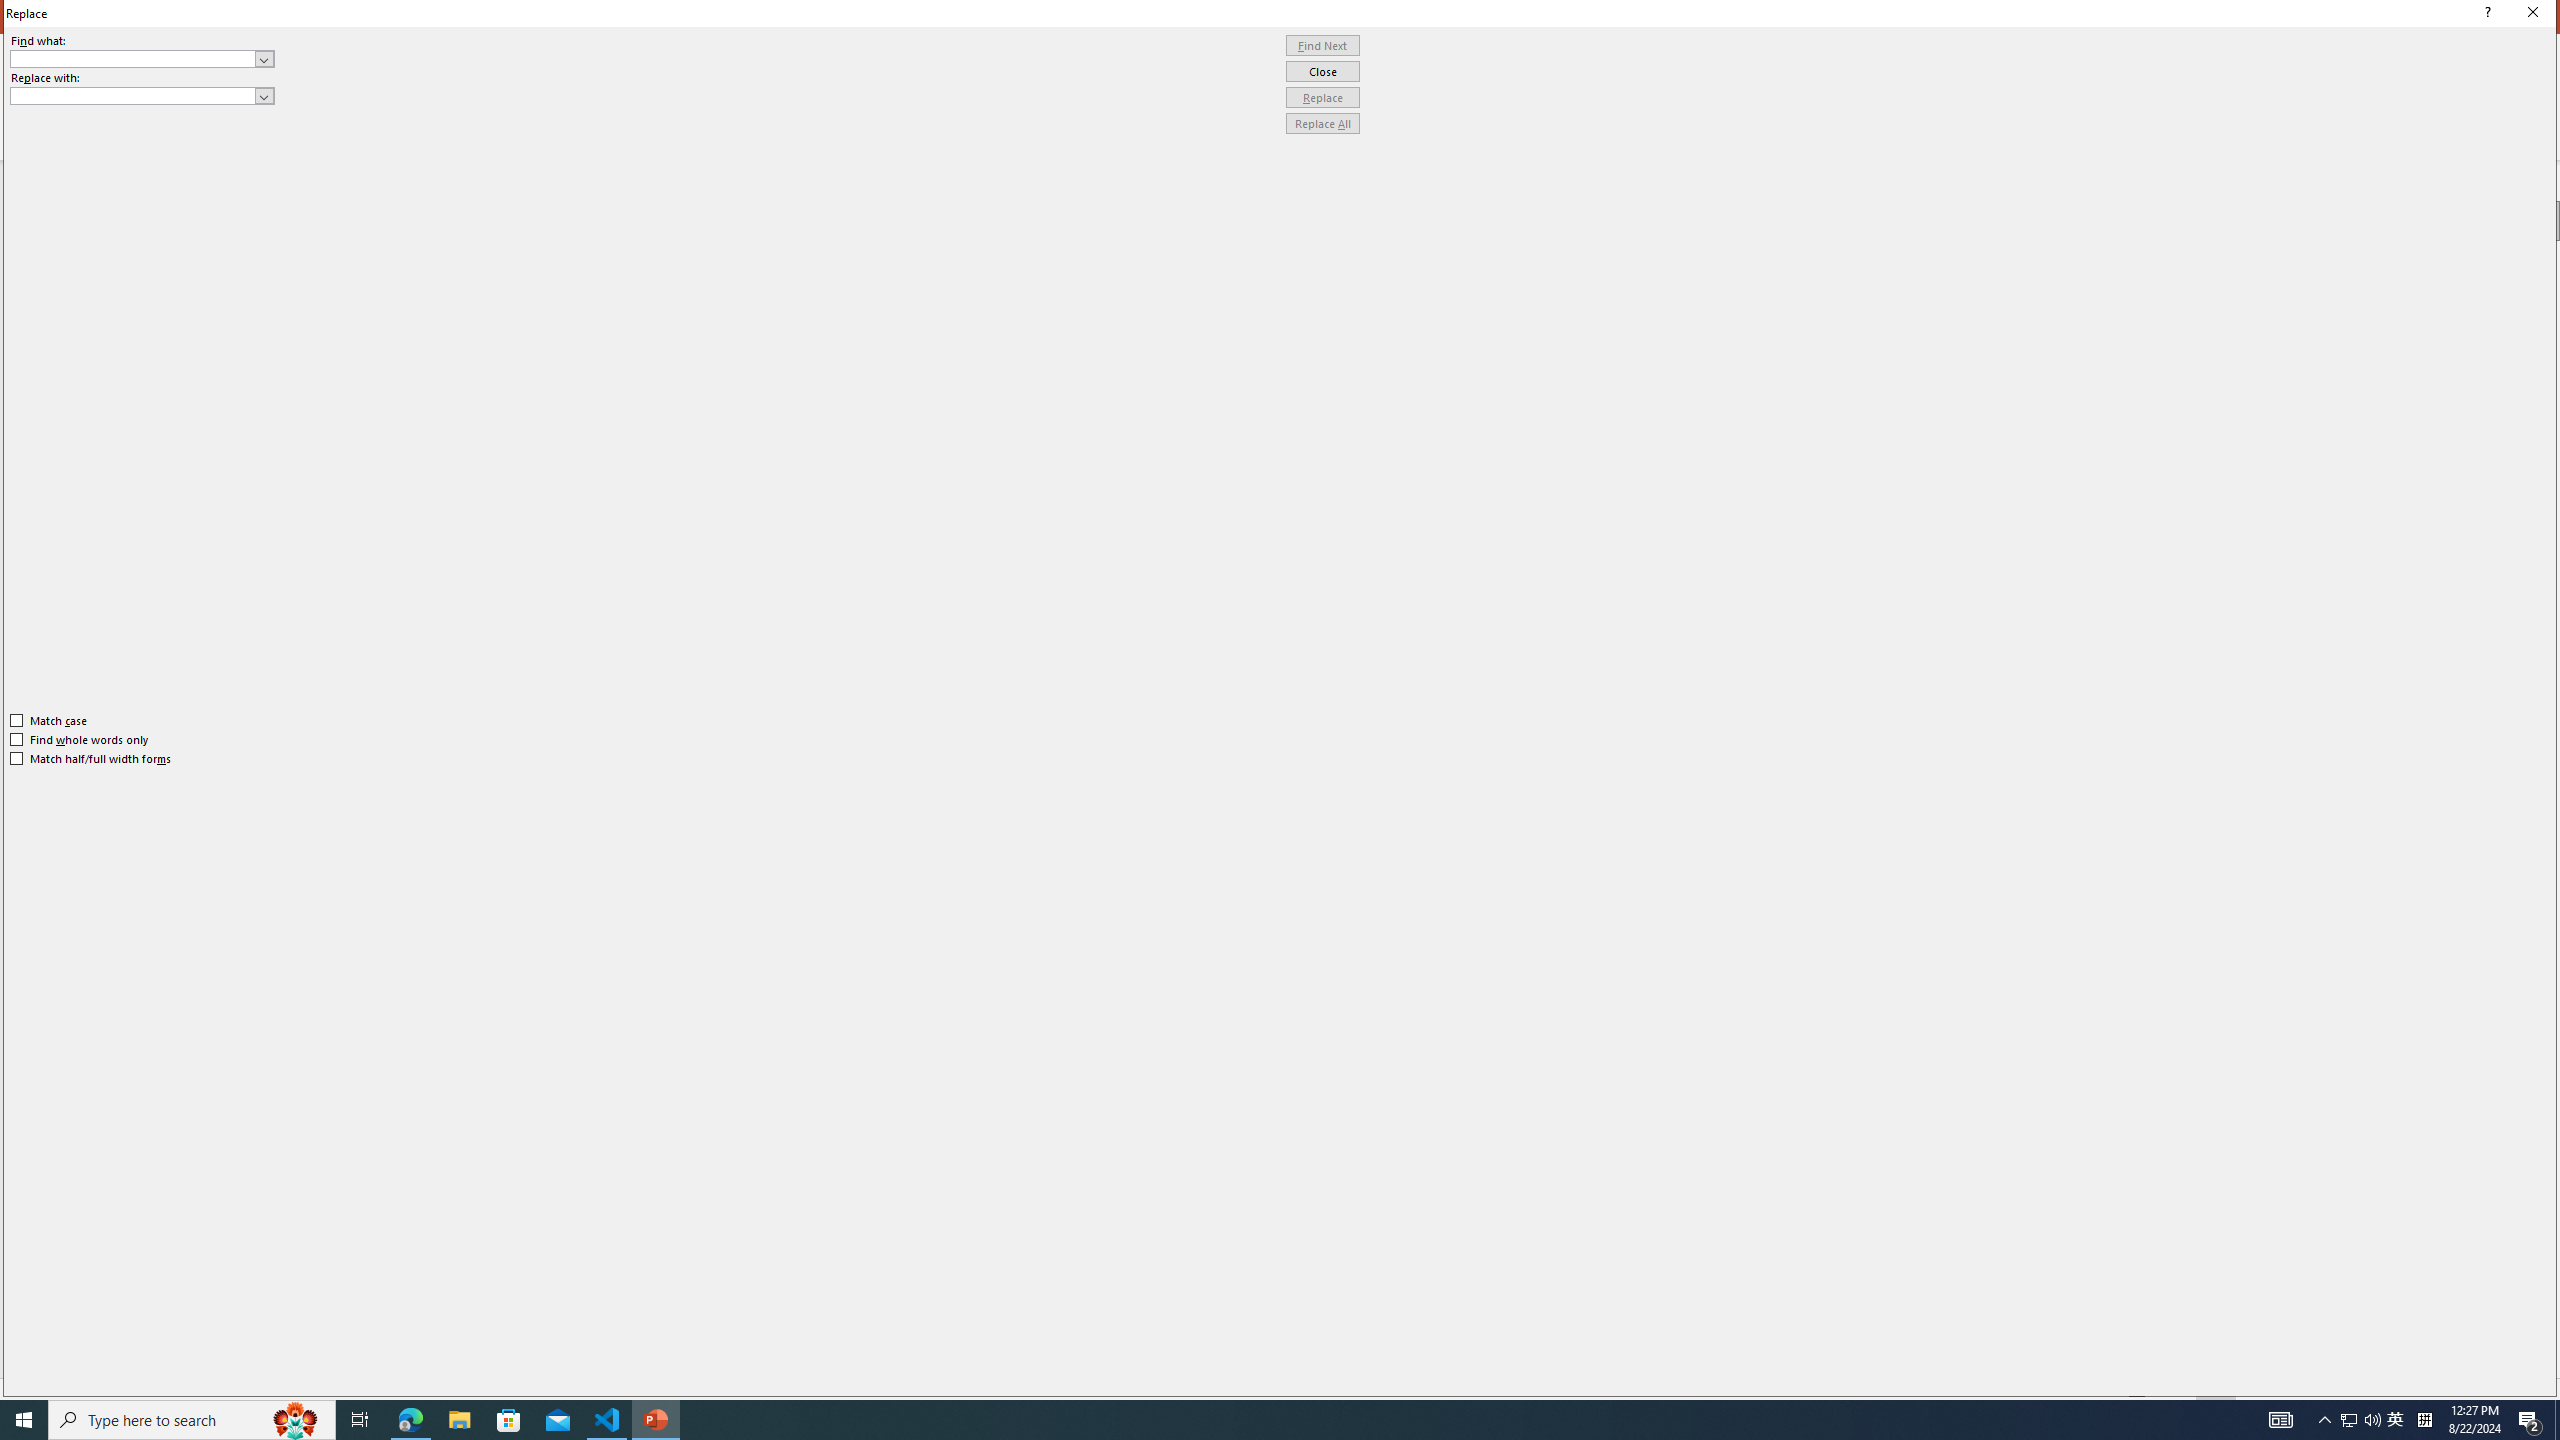 The image size is (2560, 1440). What do you see at coordinates (133, 58) in the screenshot?
I see `'Find what'` at bounding box center [133, 58].